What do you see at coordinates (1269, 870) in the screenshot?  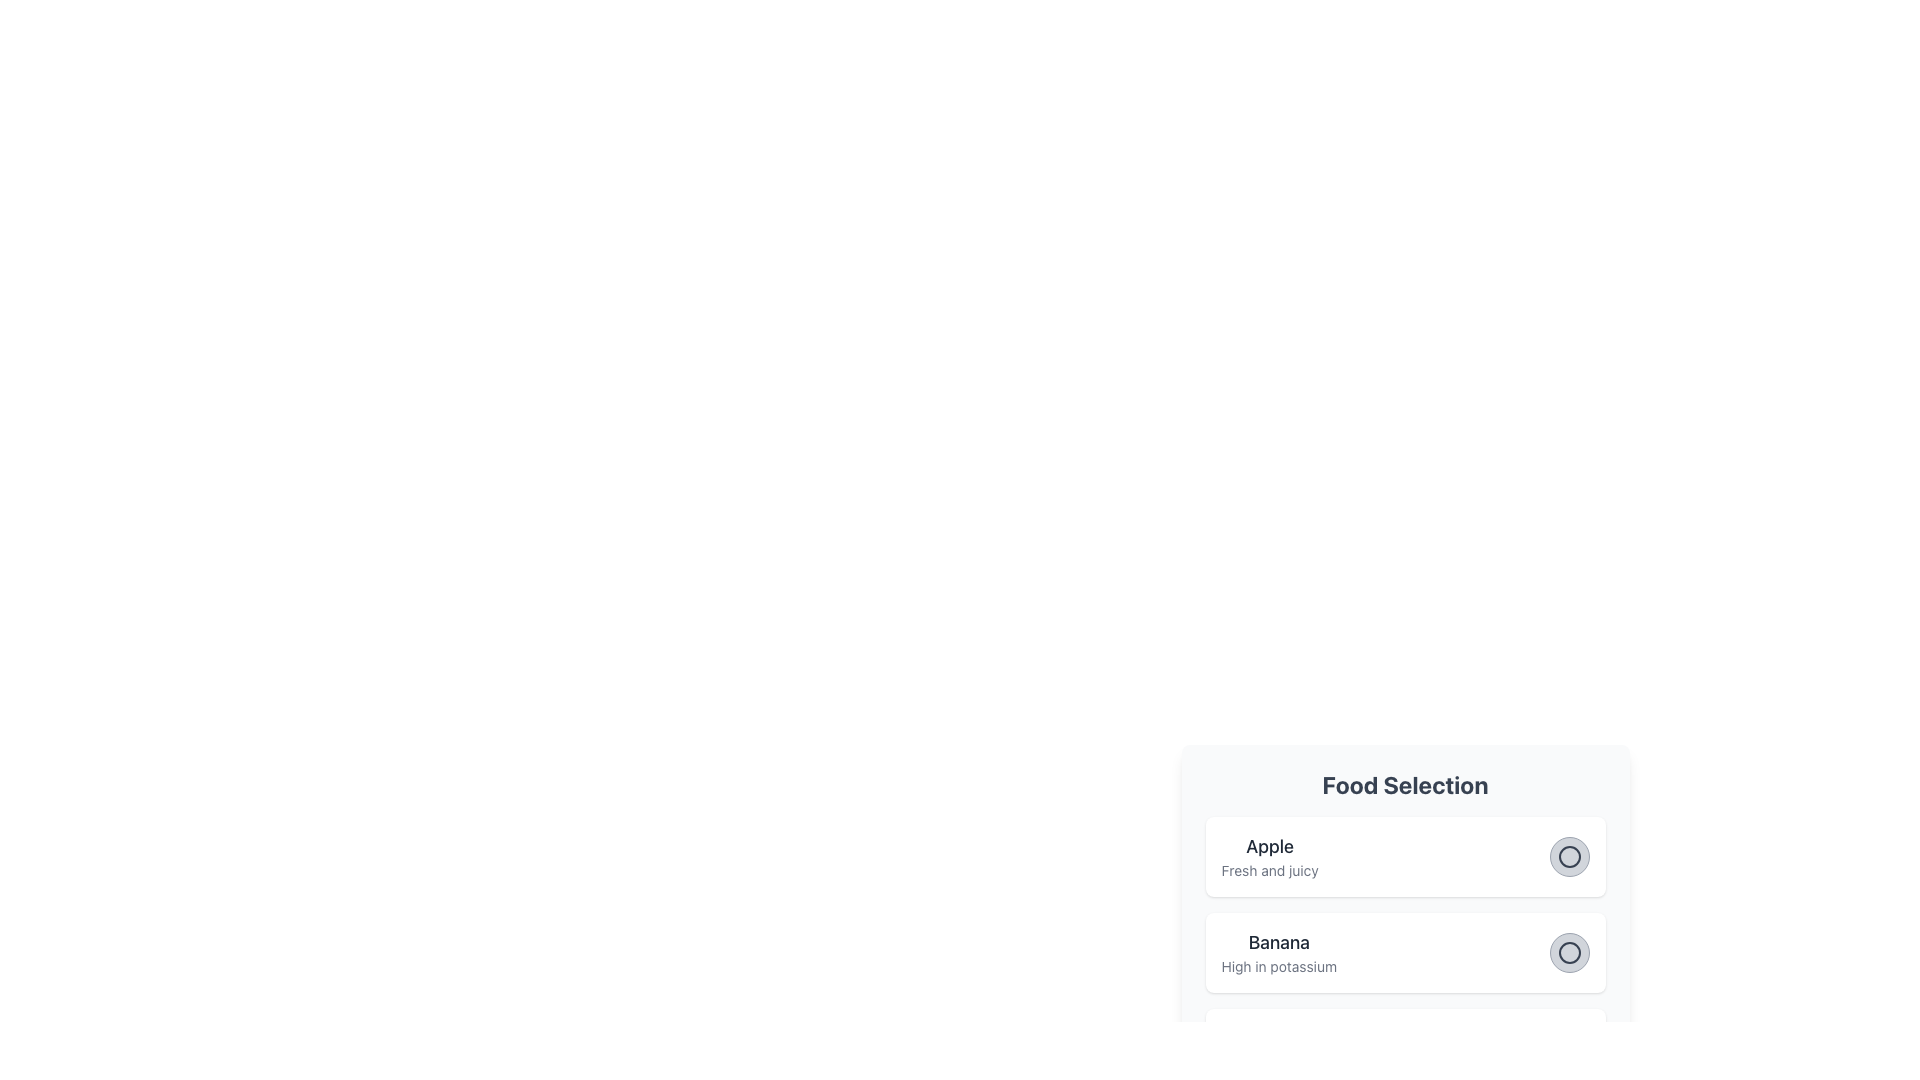 I see `text content of the text label that reads 'Fresh and juicy' located below the 'Apple' label in the food selection interface` at bounding box center [1269, 870].